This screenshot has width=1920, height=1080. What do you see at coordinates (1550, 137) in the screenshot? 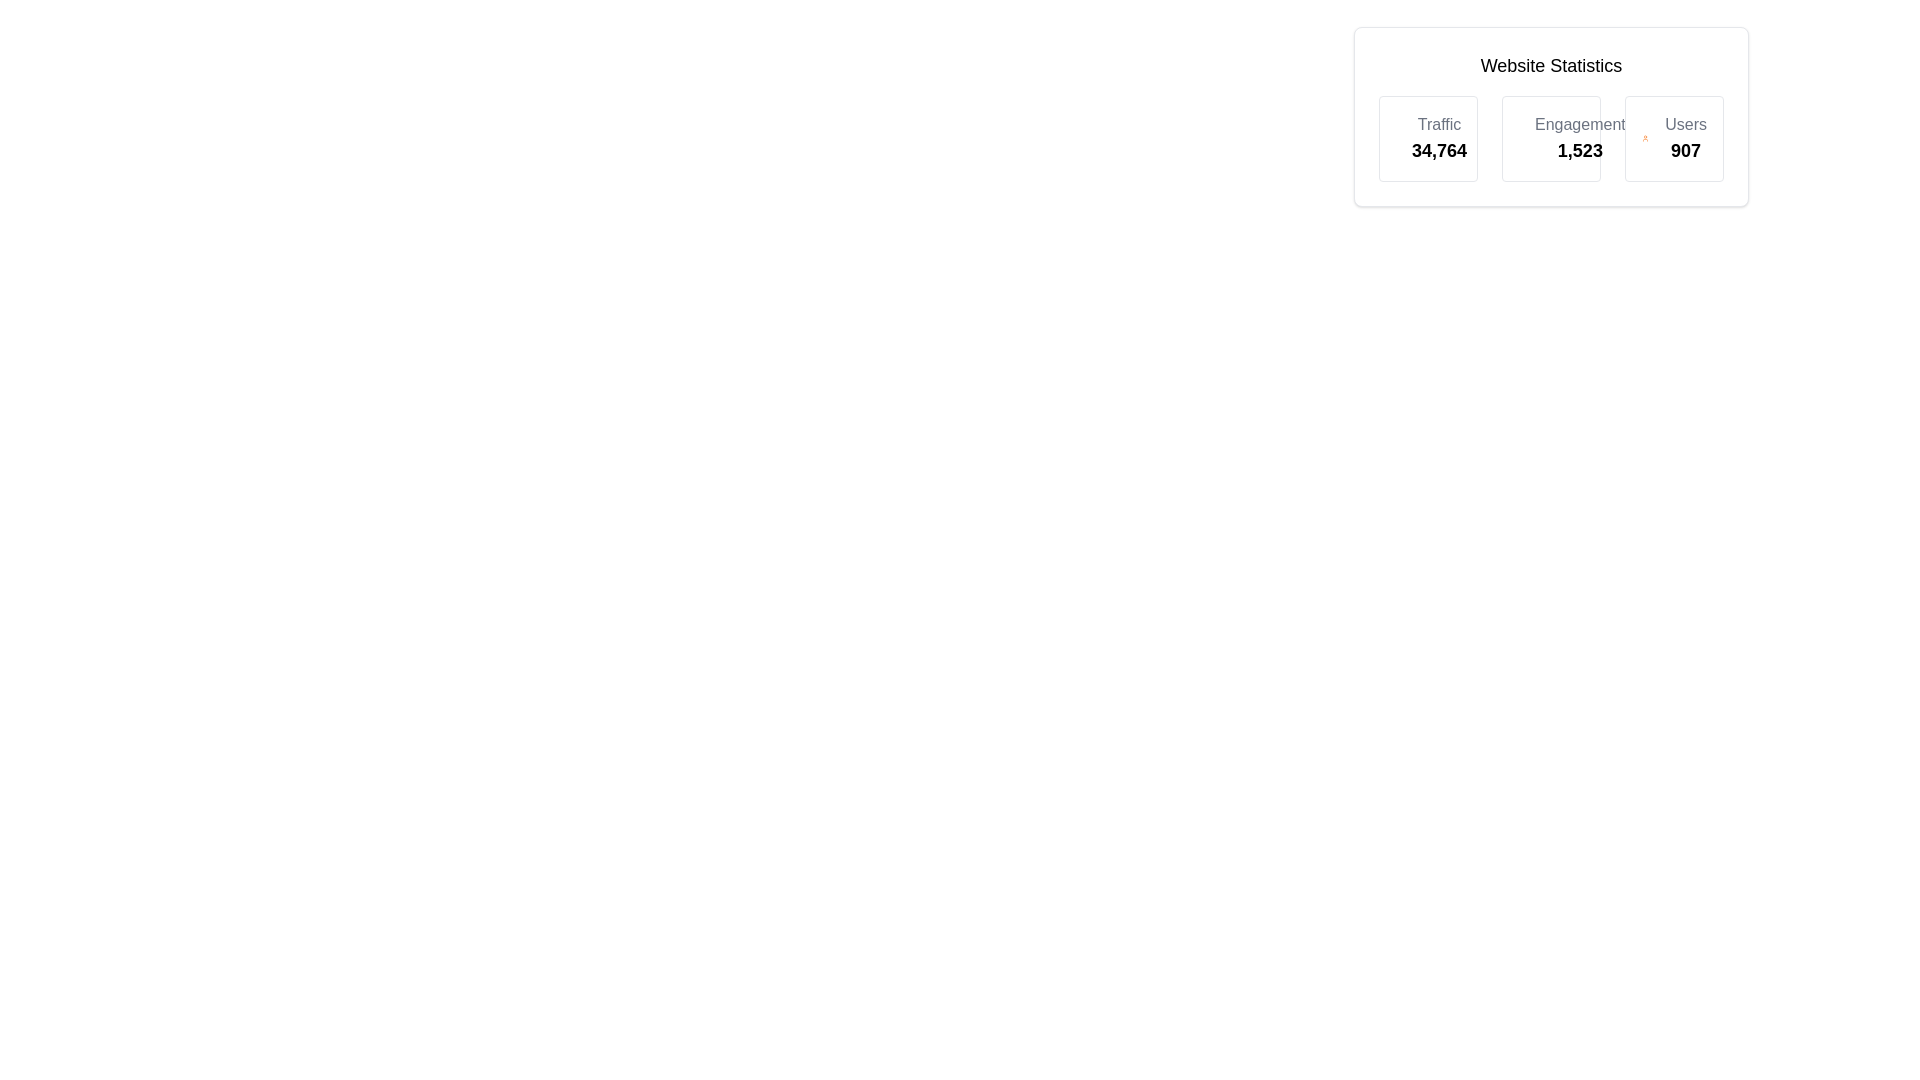
I see `the 'Engagement' Information card displaying the value '1,523' located in the middle of the three-column layout under 'Website Statistics'` at bounding box center [1550, 137].